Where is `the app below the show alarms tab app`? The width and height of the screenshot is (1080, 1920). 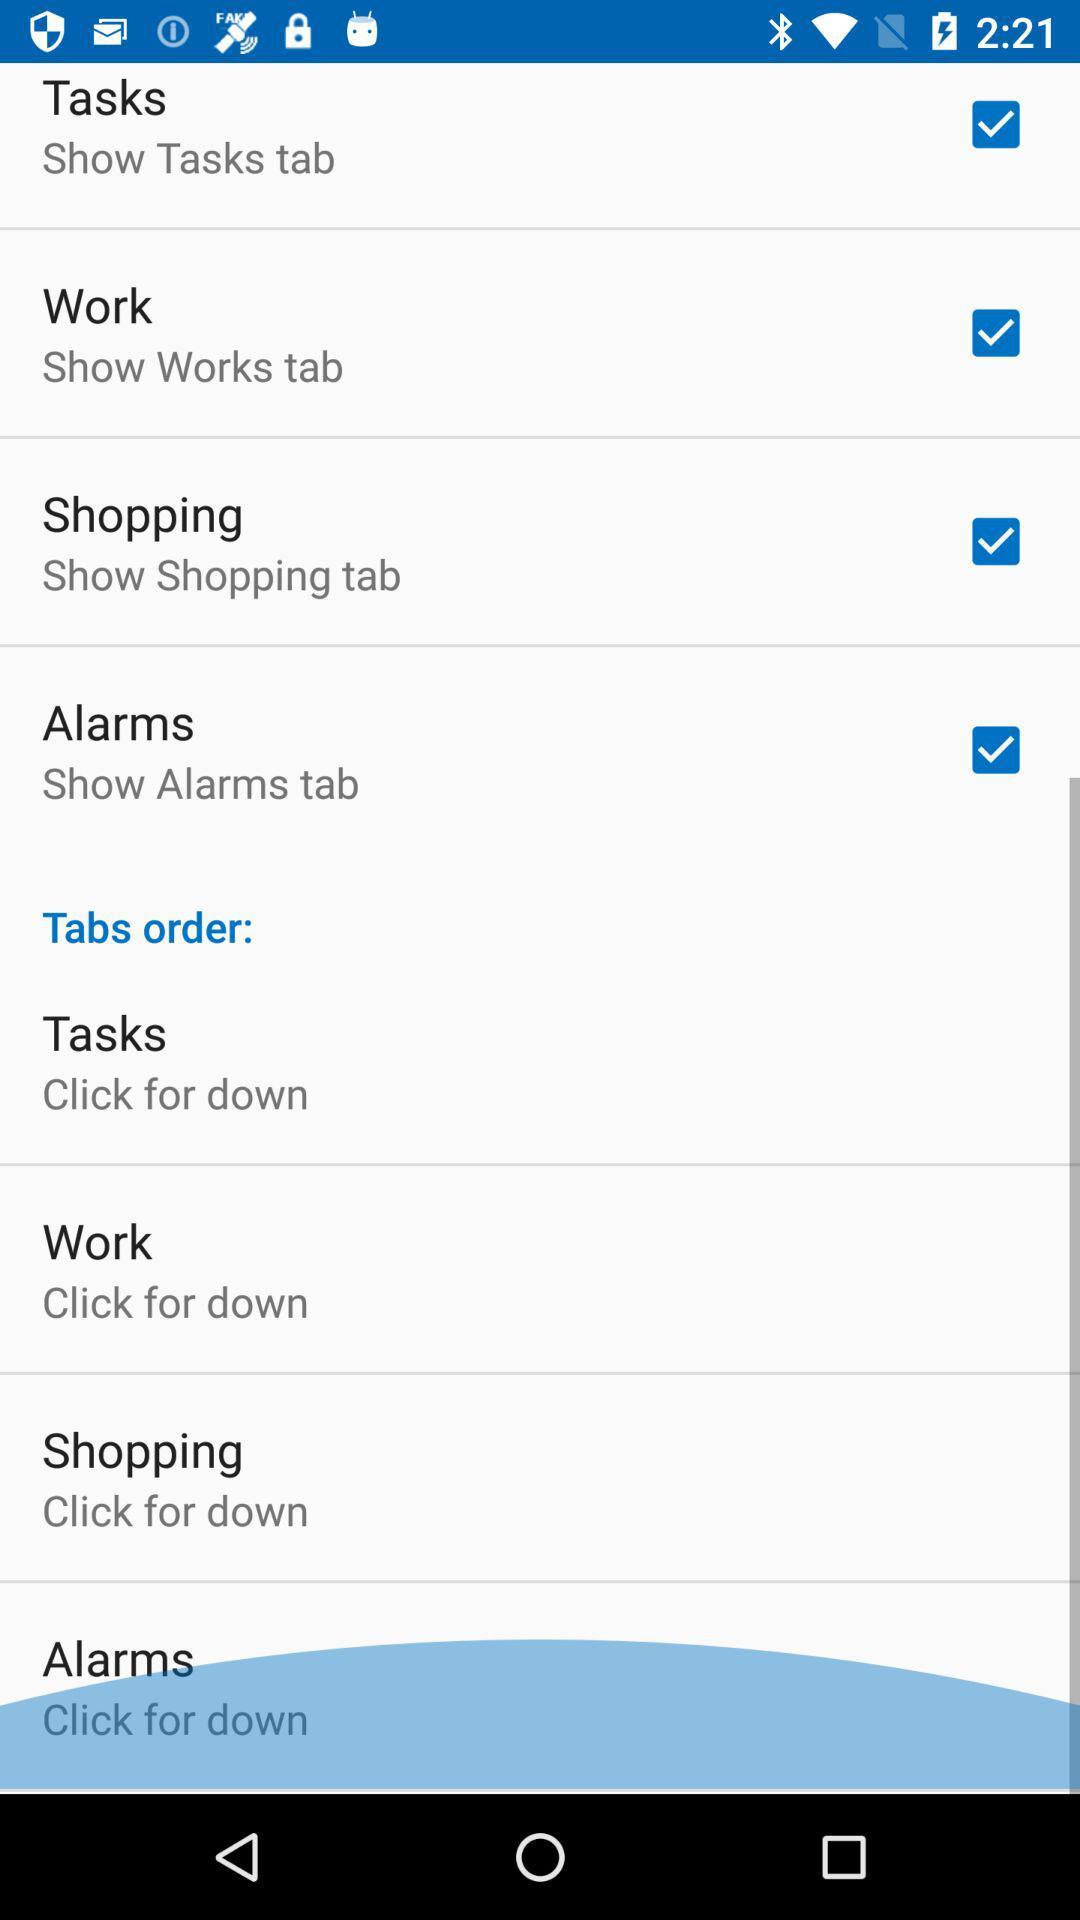 the app below the show alarms tab app is located at coordinates (540, 909).